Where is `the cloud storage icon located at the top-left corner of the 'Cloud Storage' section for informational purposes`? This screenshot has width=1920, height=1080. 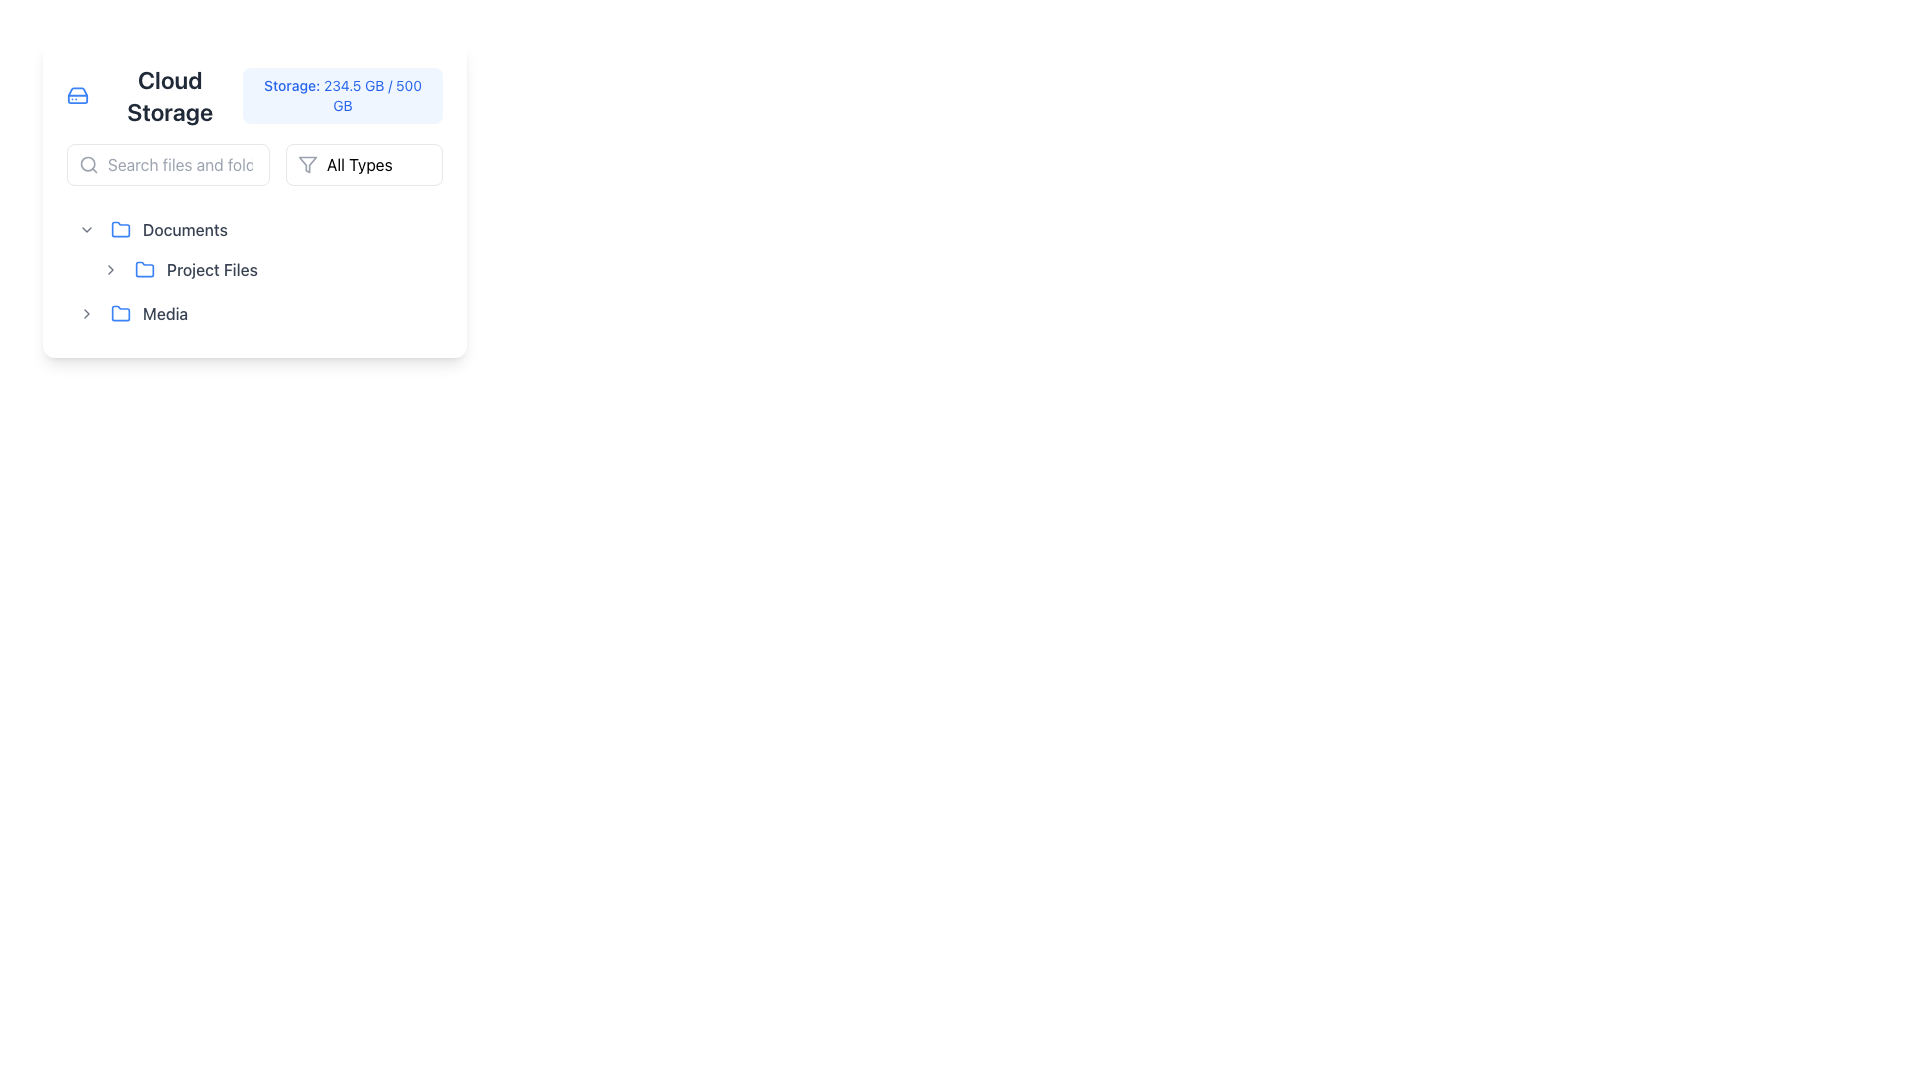
the cloud storage icon located at the top-left corner of the 'Cloud Storage' section for informational purposes is located at coordinates (78, 96).